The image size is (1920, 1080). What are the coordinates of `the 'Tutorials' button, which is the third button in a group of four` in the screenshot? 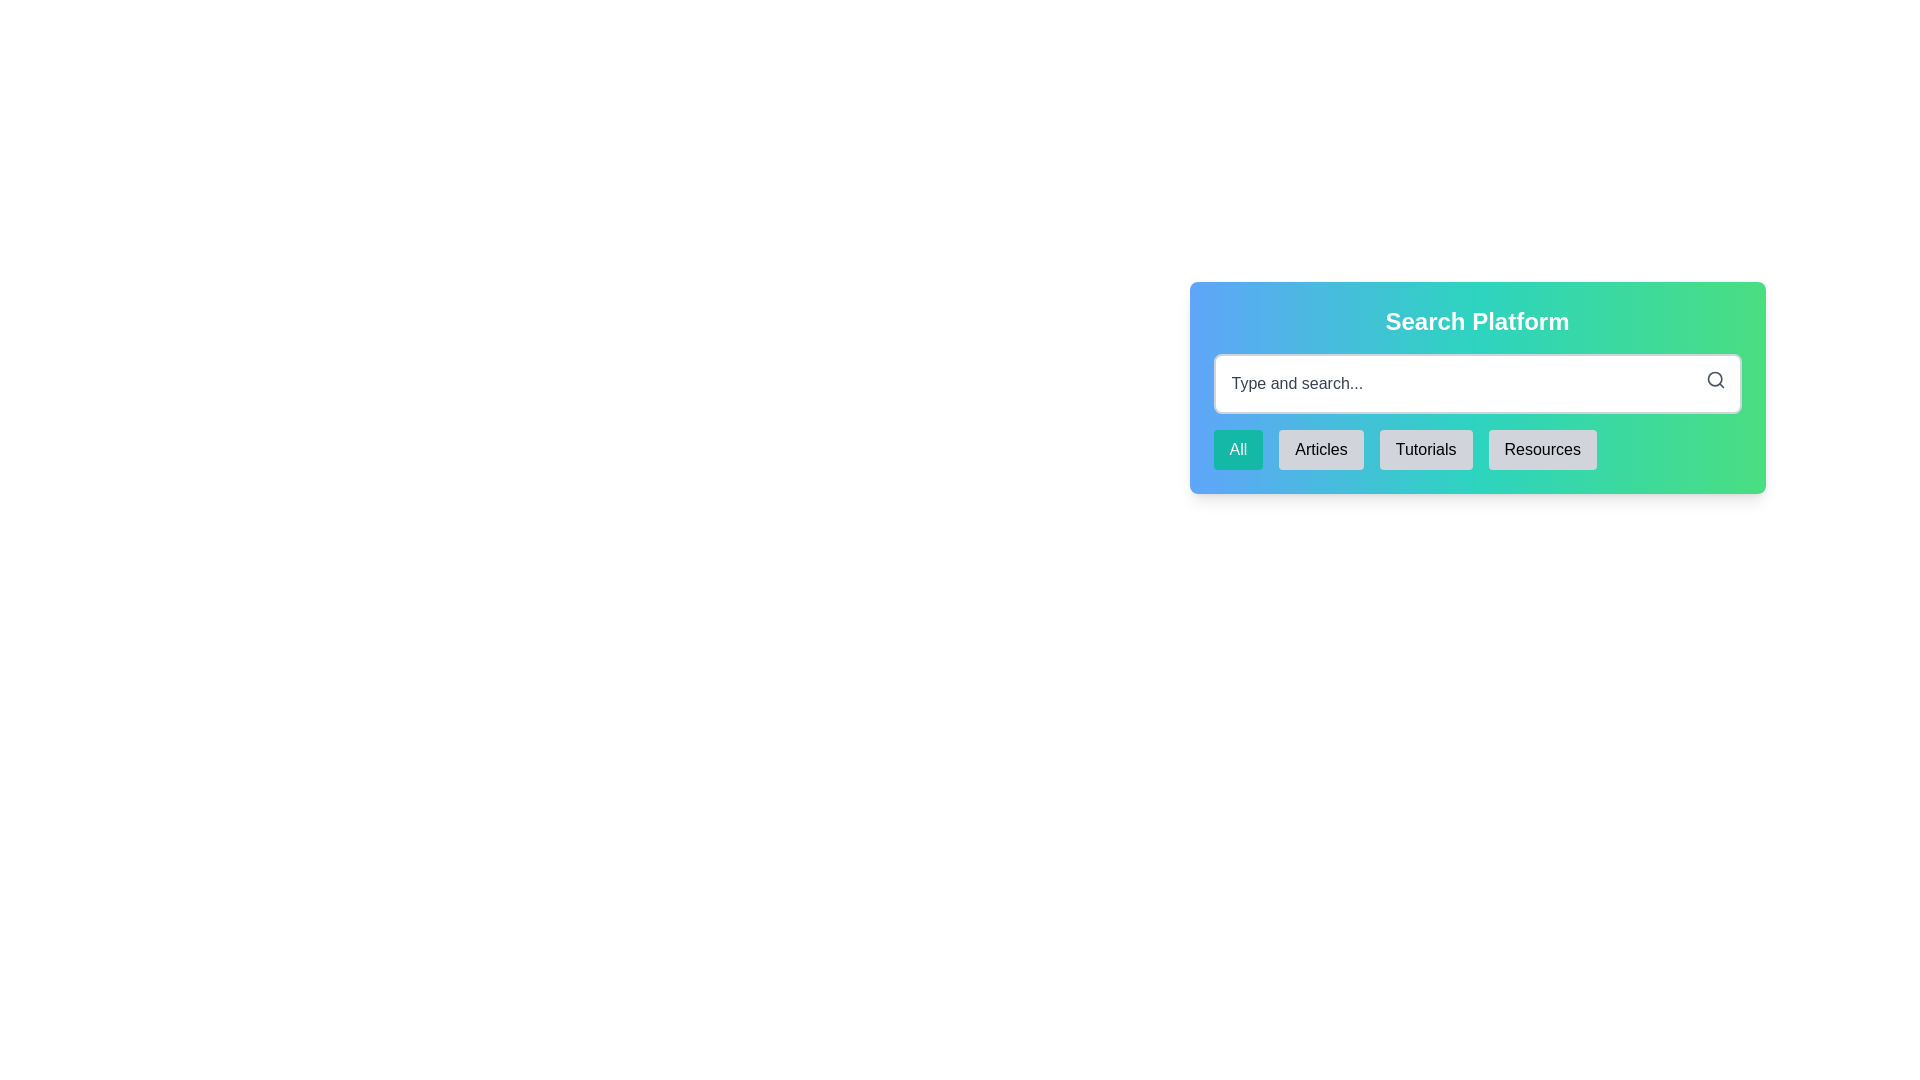 It's located at (1425, 450).